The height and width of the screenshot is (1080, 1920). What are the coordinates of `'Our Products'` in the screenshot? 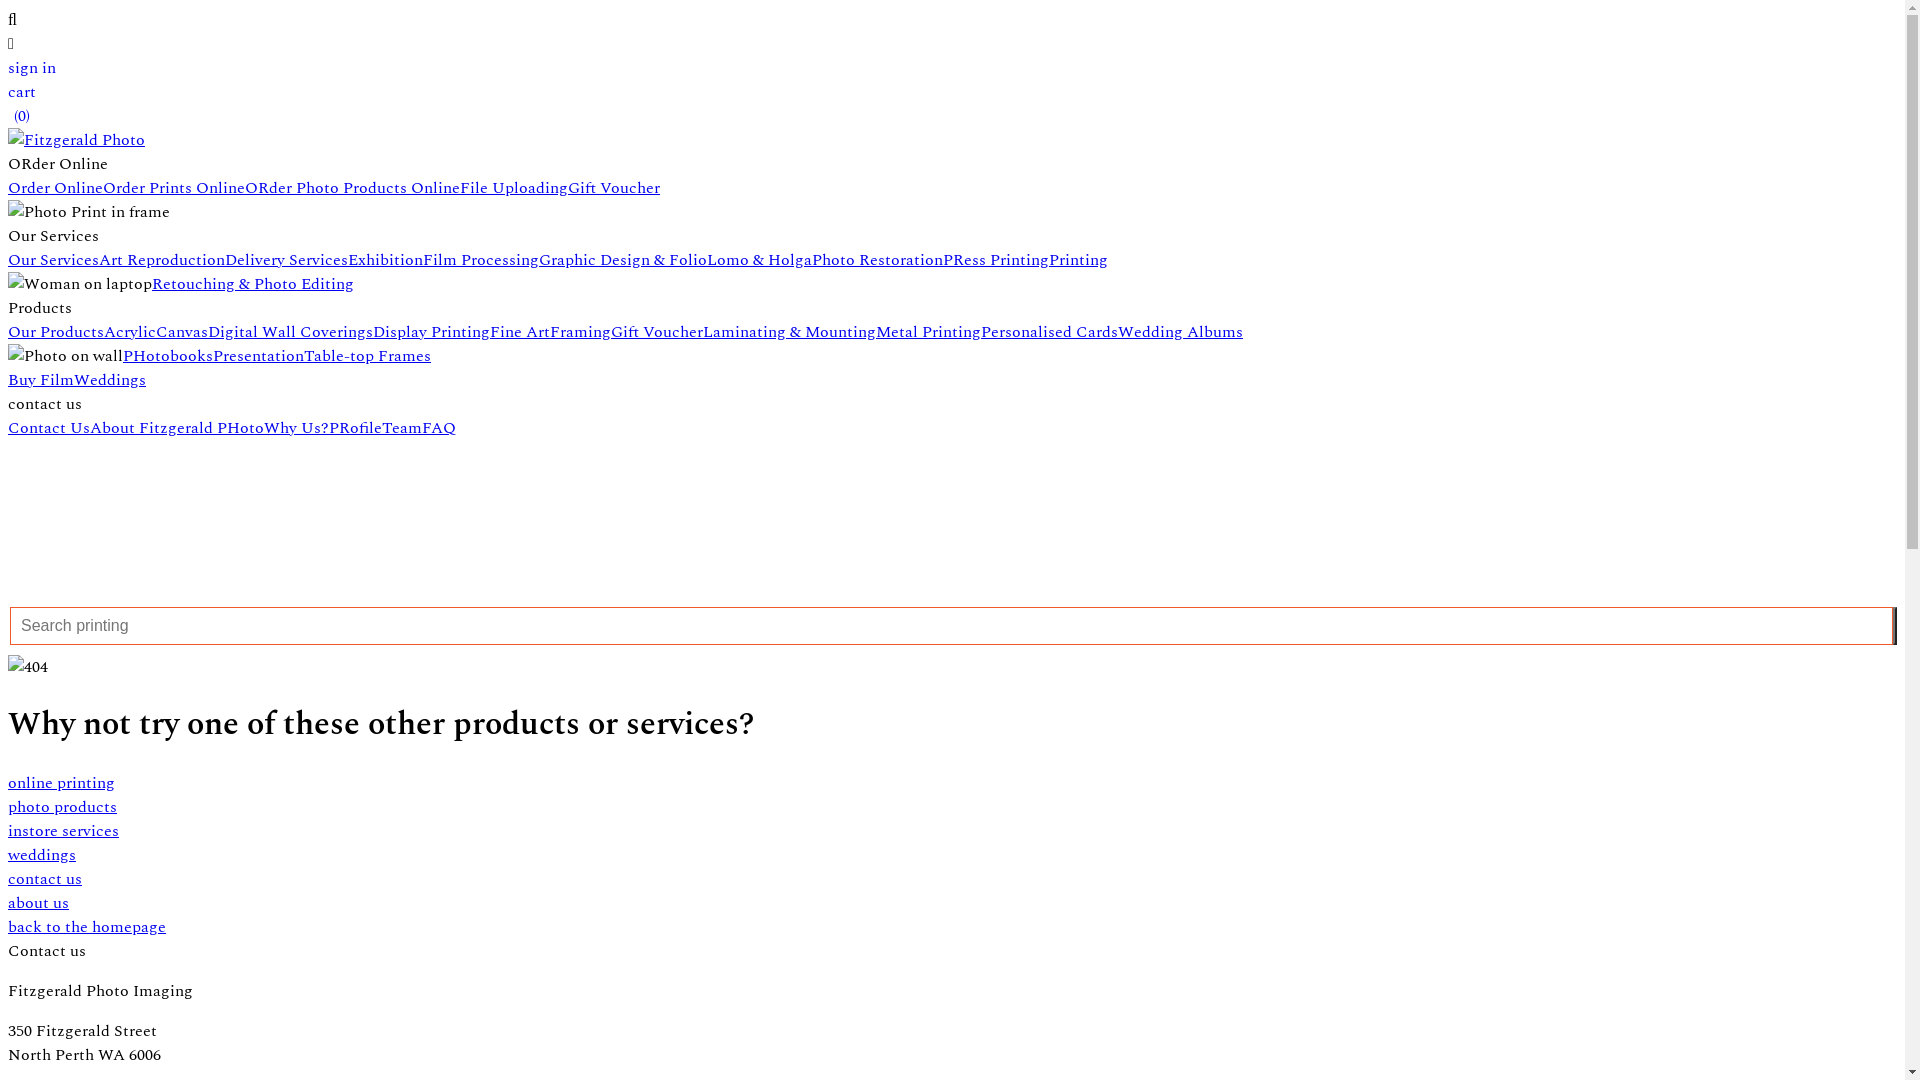 It's located at (8, 330).